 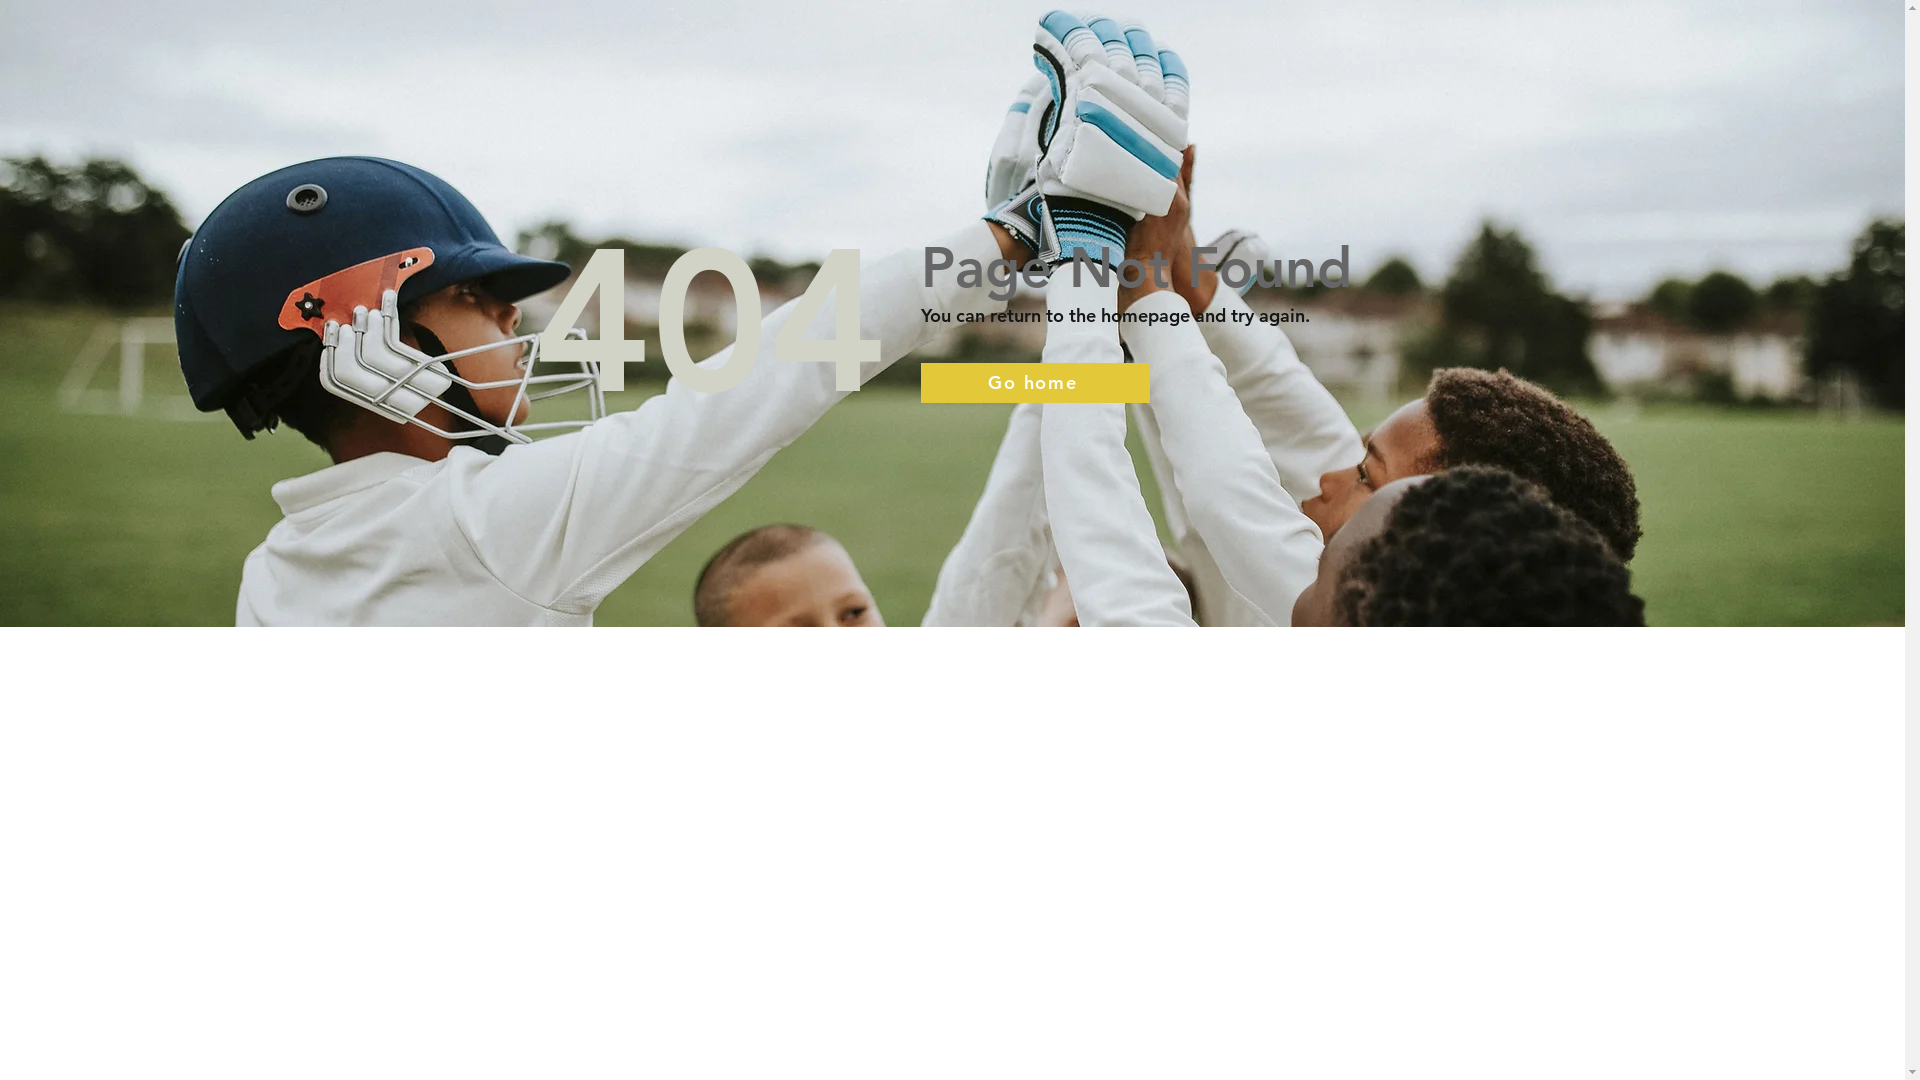 I want to click on 'Go home', so click(x=919, y=382).